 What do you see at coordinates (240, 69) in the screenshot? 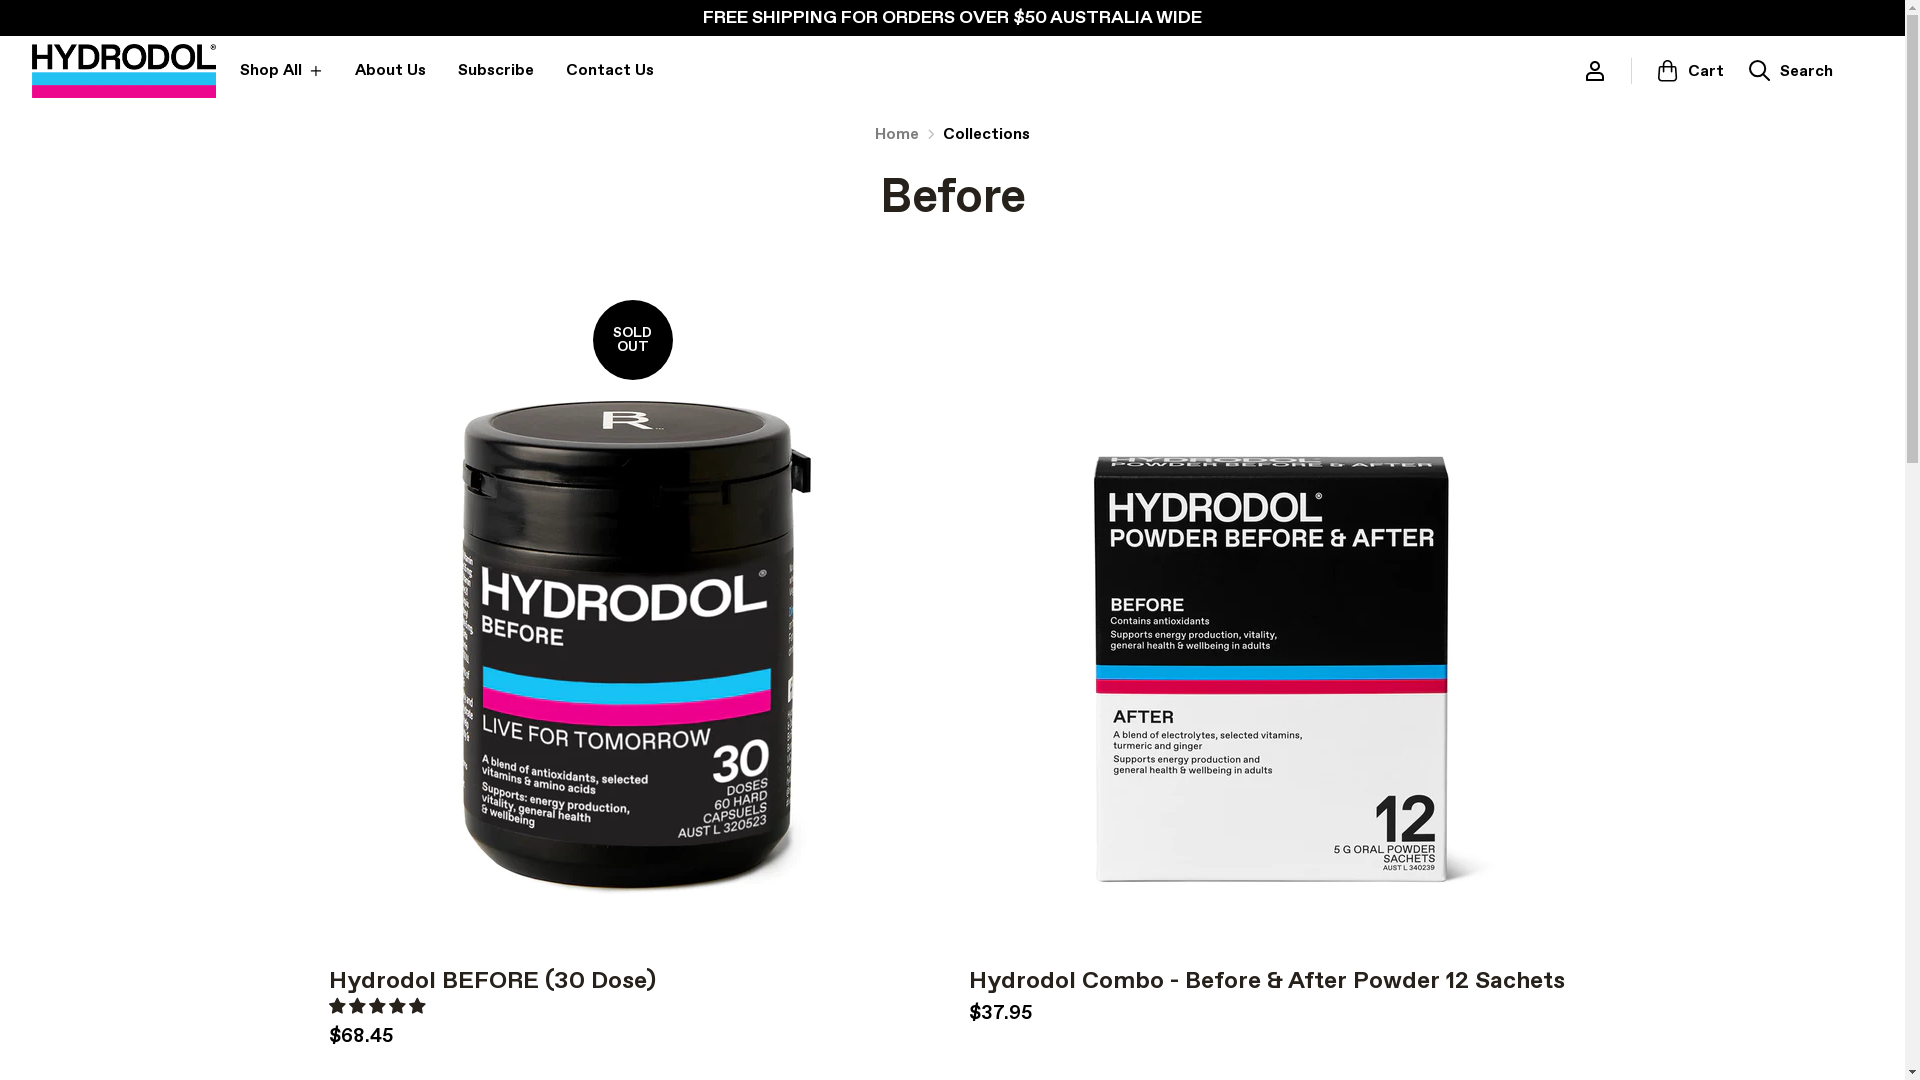
I see `'Shop All'` at bounding box center [240, 69].